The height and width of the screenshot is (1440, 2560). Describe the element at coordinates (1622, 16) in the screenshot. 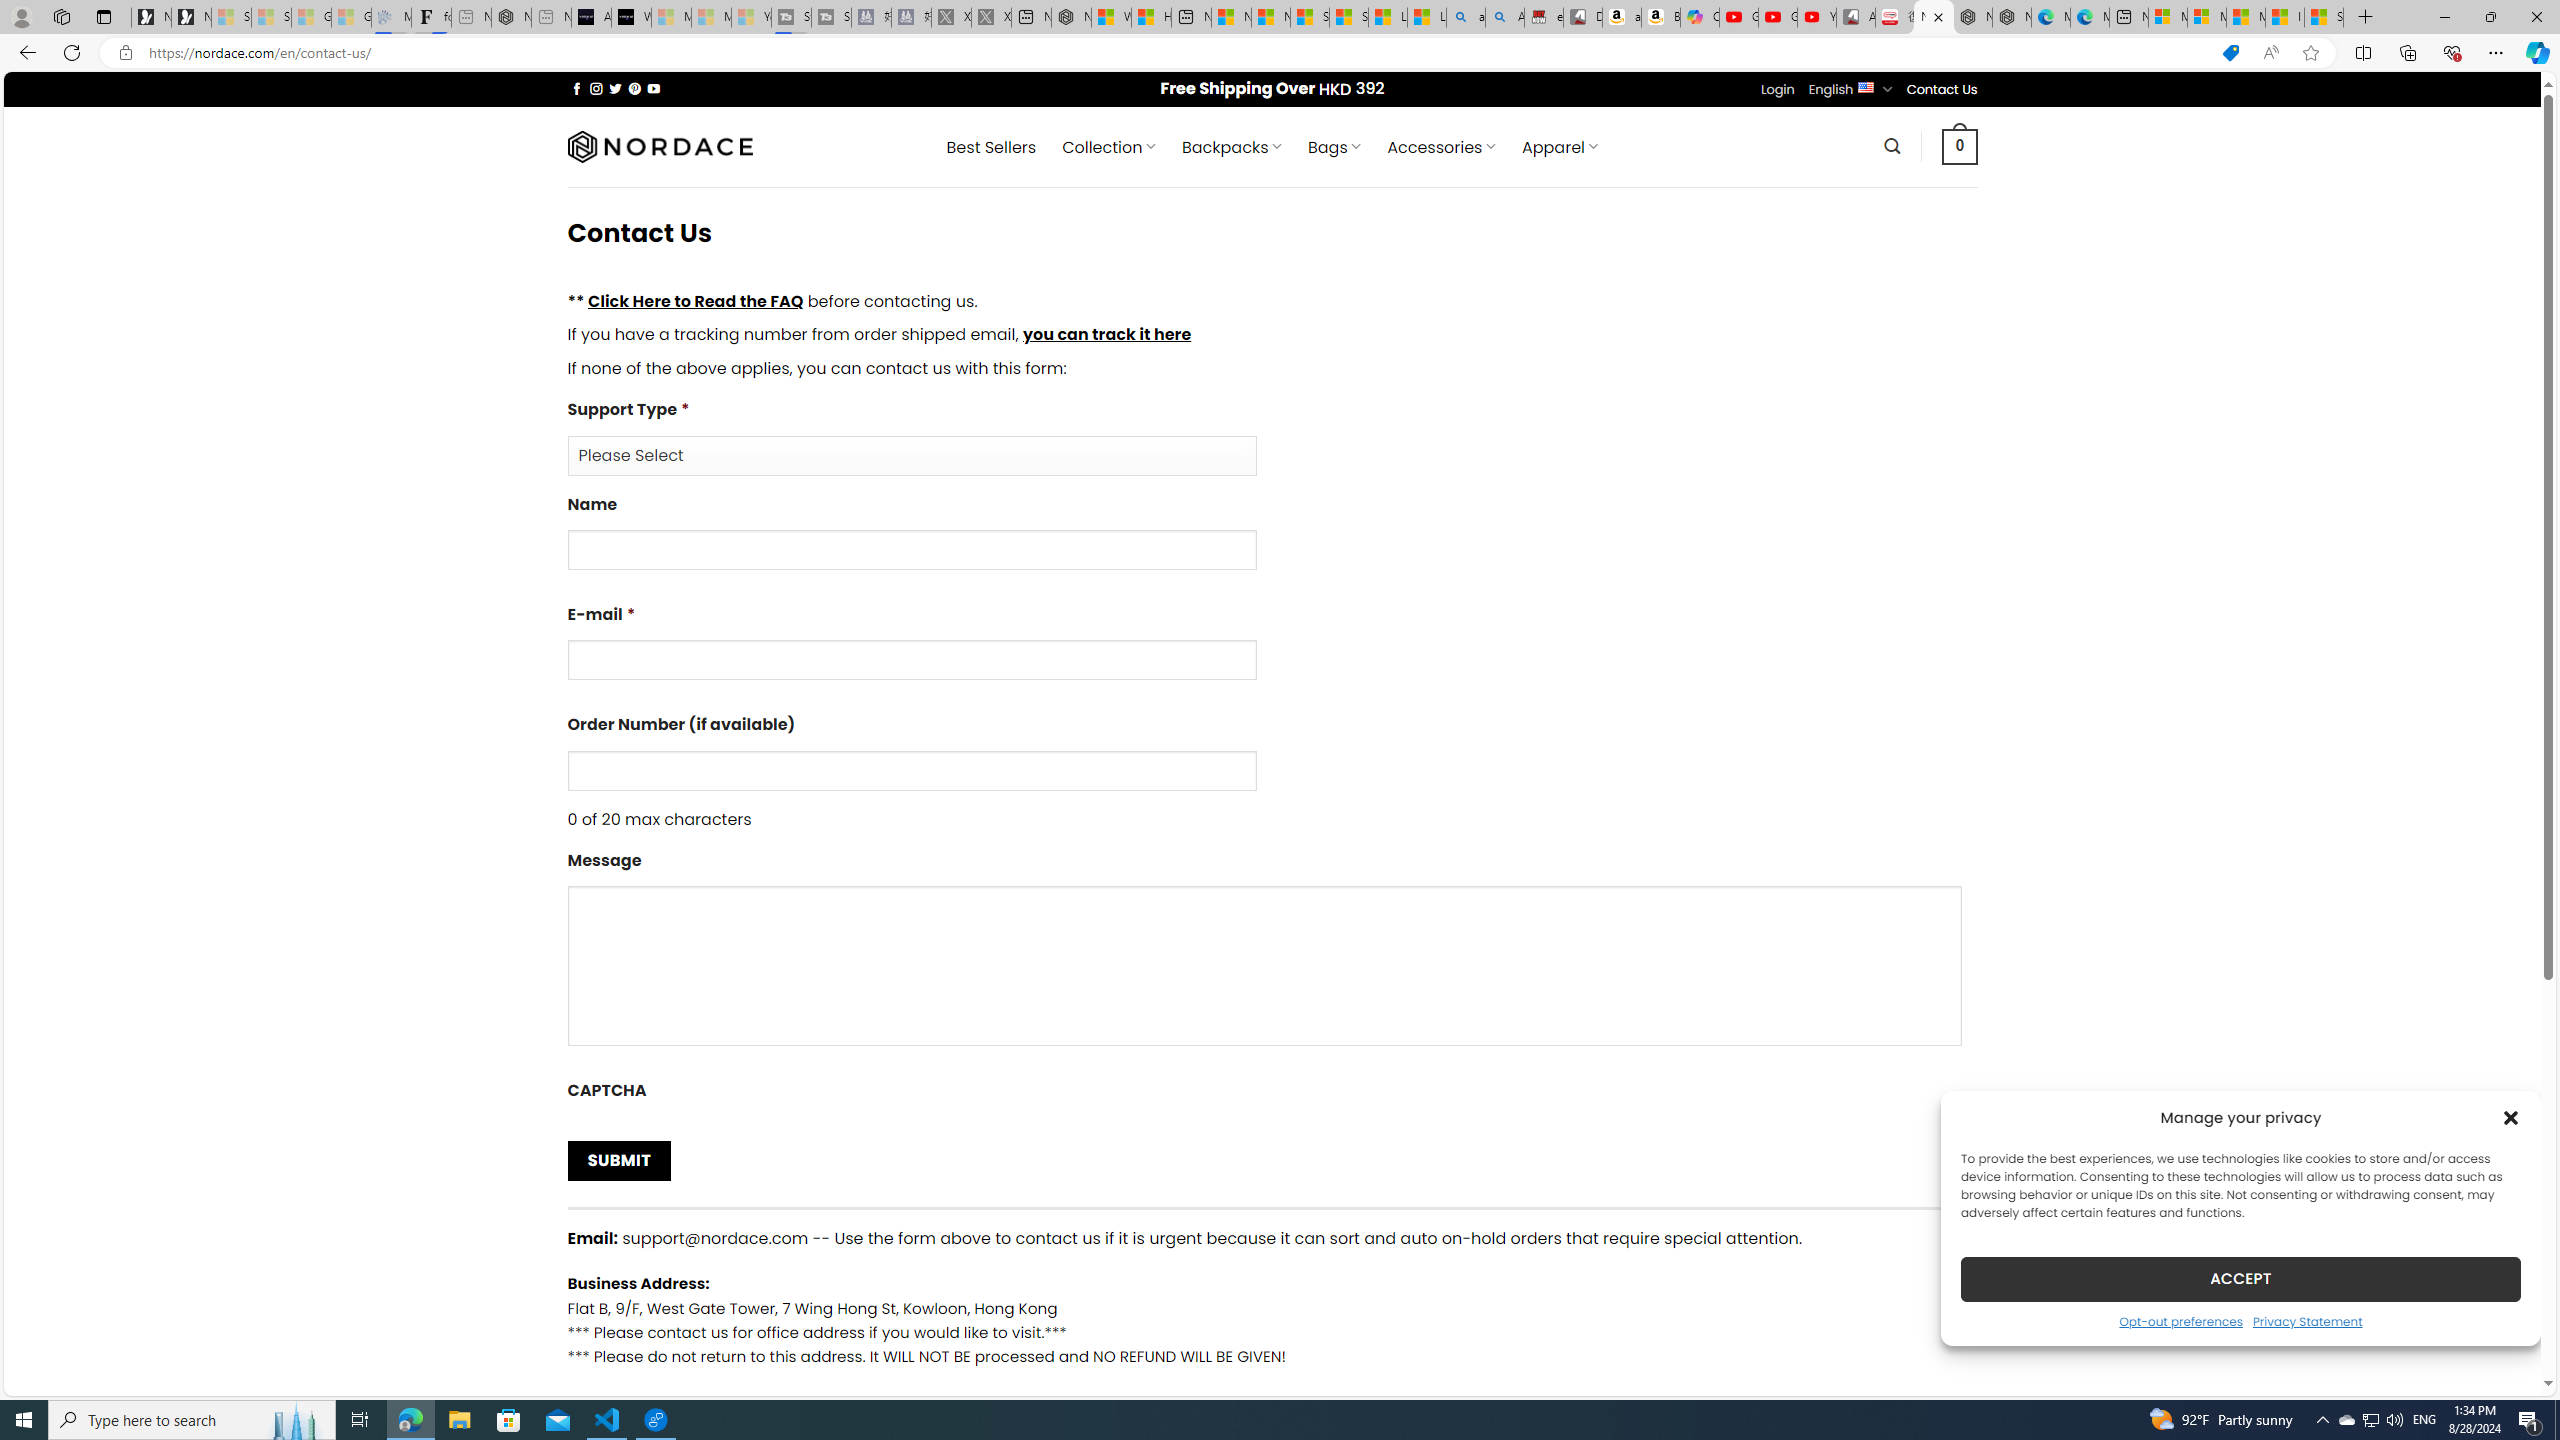

I see `'amazon.in/dp/B0CX59H5W7/?tag=gsmcom05-21'` at that location.